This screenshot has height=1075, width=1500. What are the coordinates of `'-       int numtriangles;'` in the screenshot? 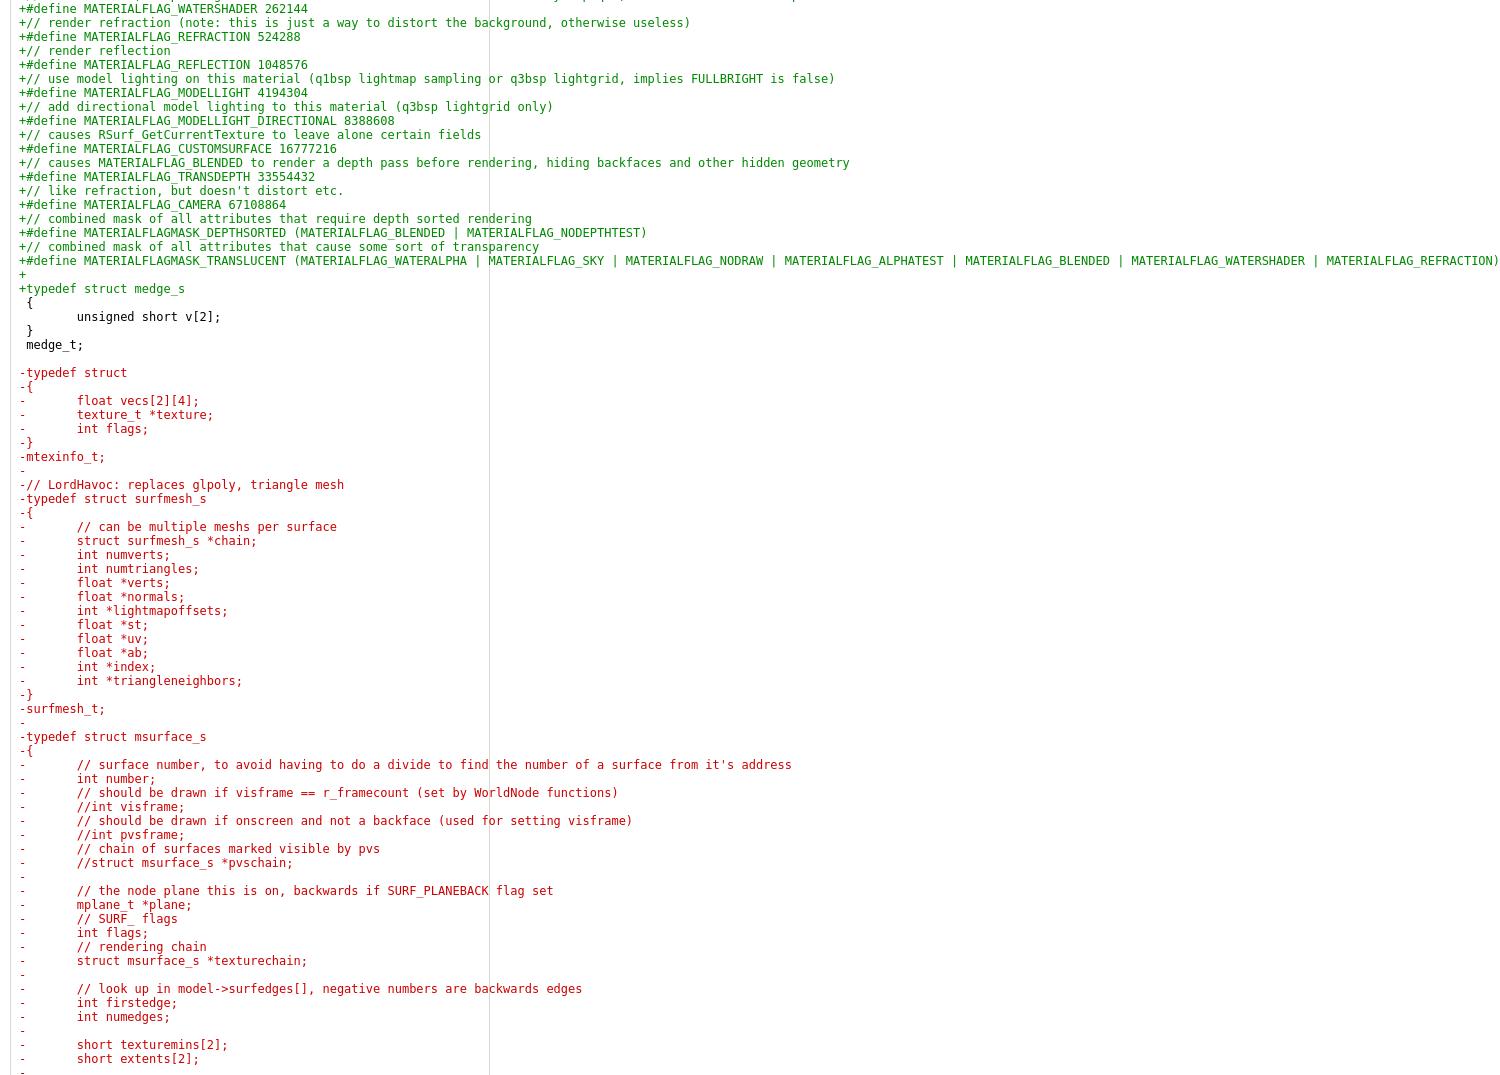 It's located at (108, 568).